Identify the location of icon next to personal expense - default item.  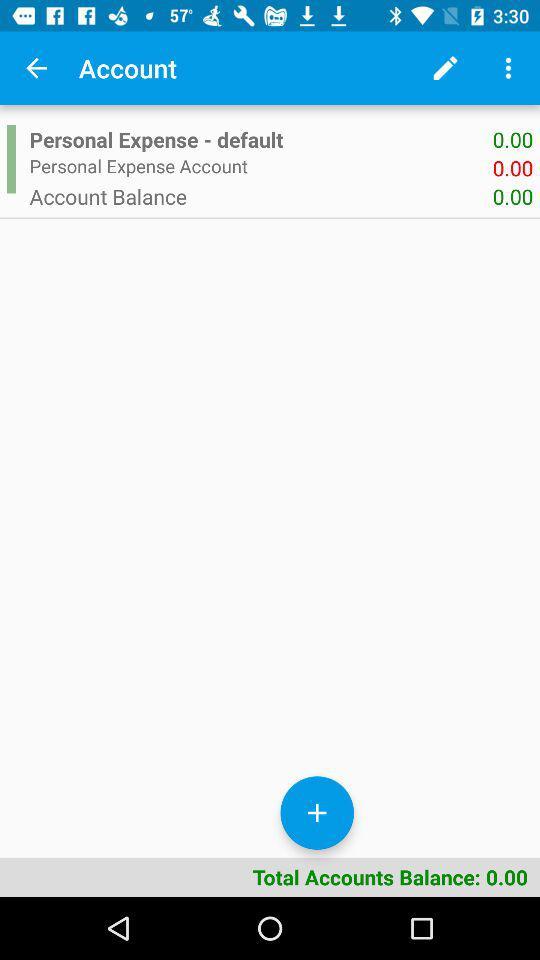
(10, 158).